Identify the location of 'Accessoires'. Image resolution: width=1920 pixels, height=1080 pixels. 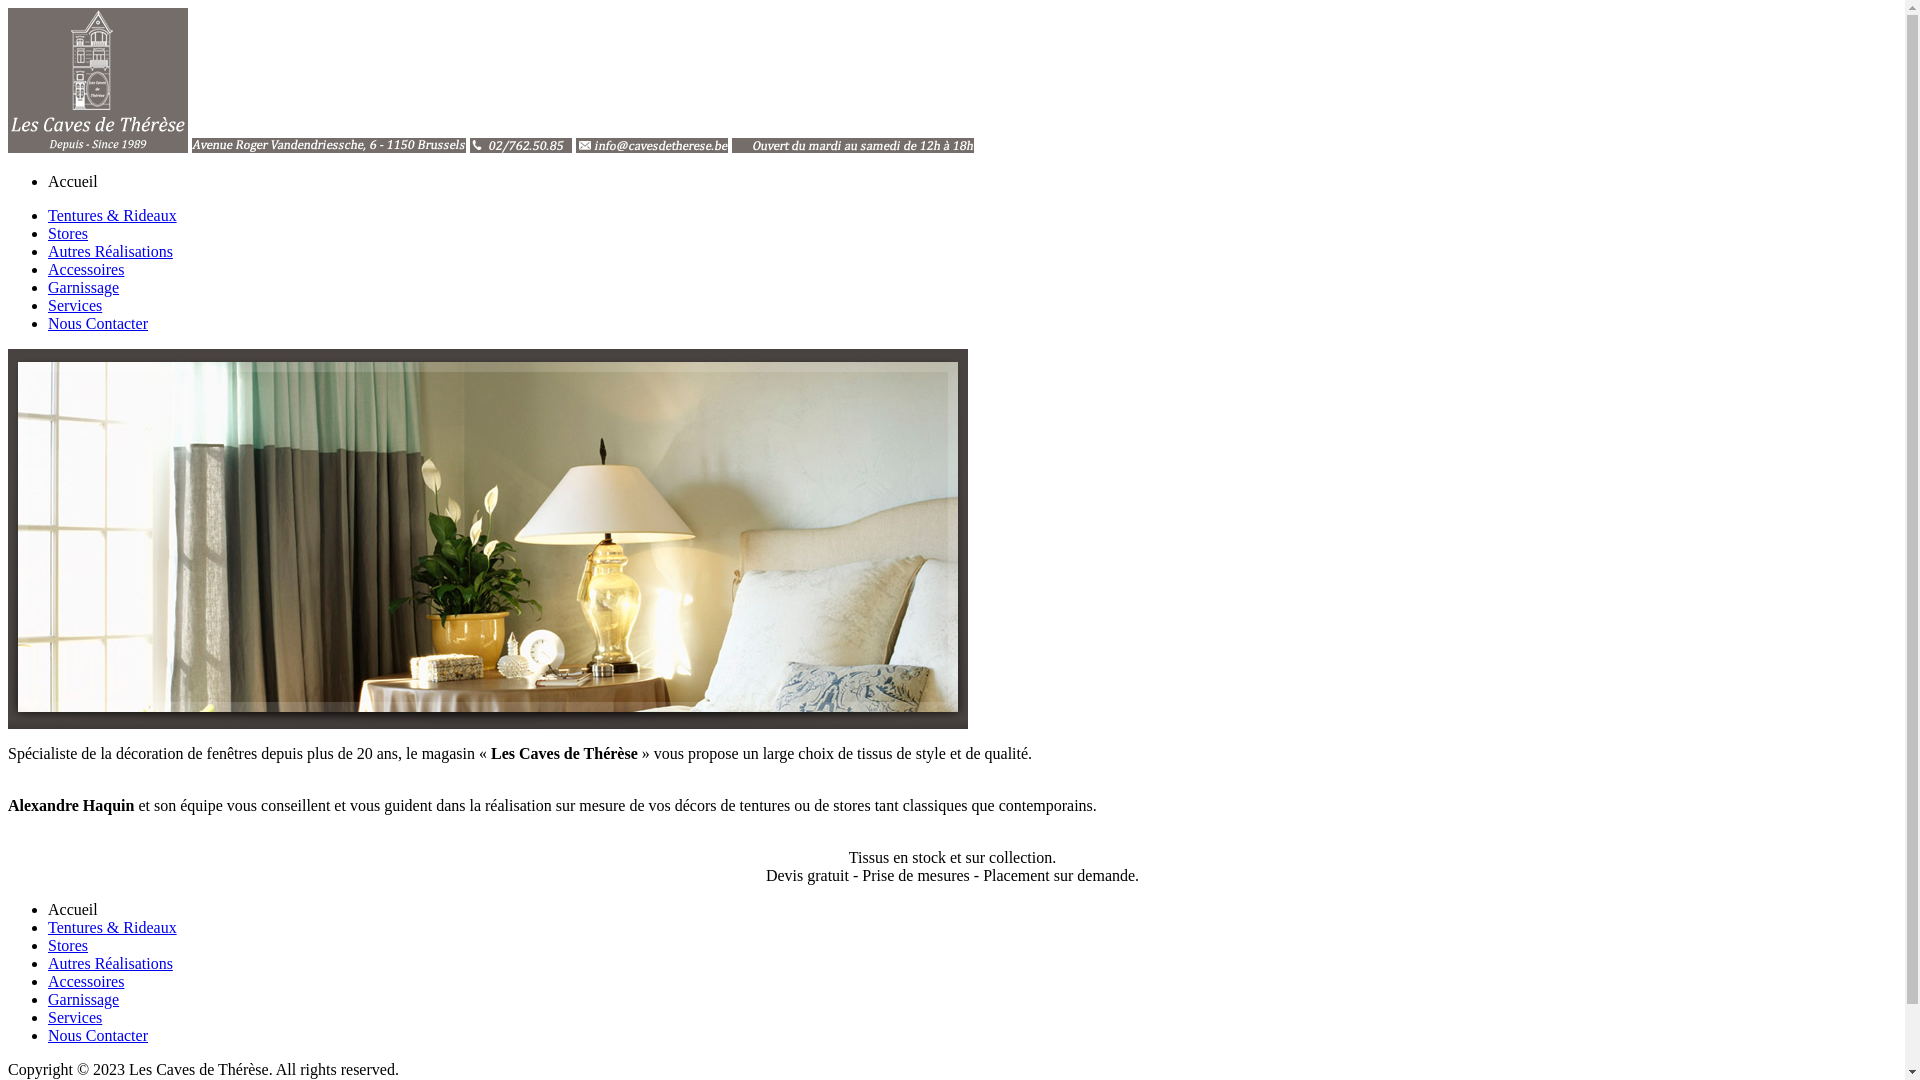
(85, 980).